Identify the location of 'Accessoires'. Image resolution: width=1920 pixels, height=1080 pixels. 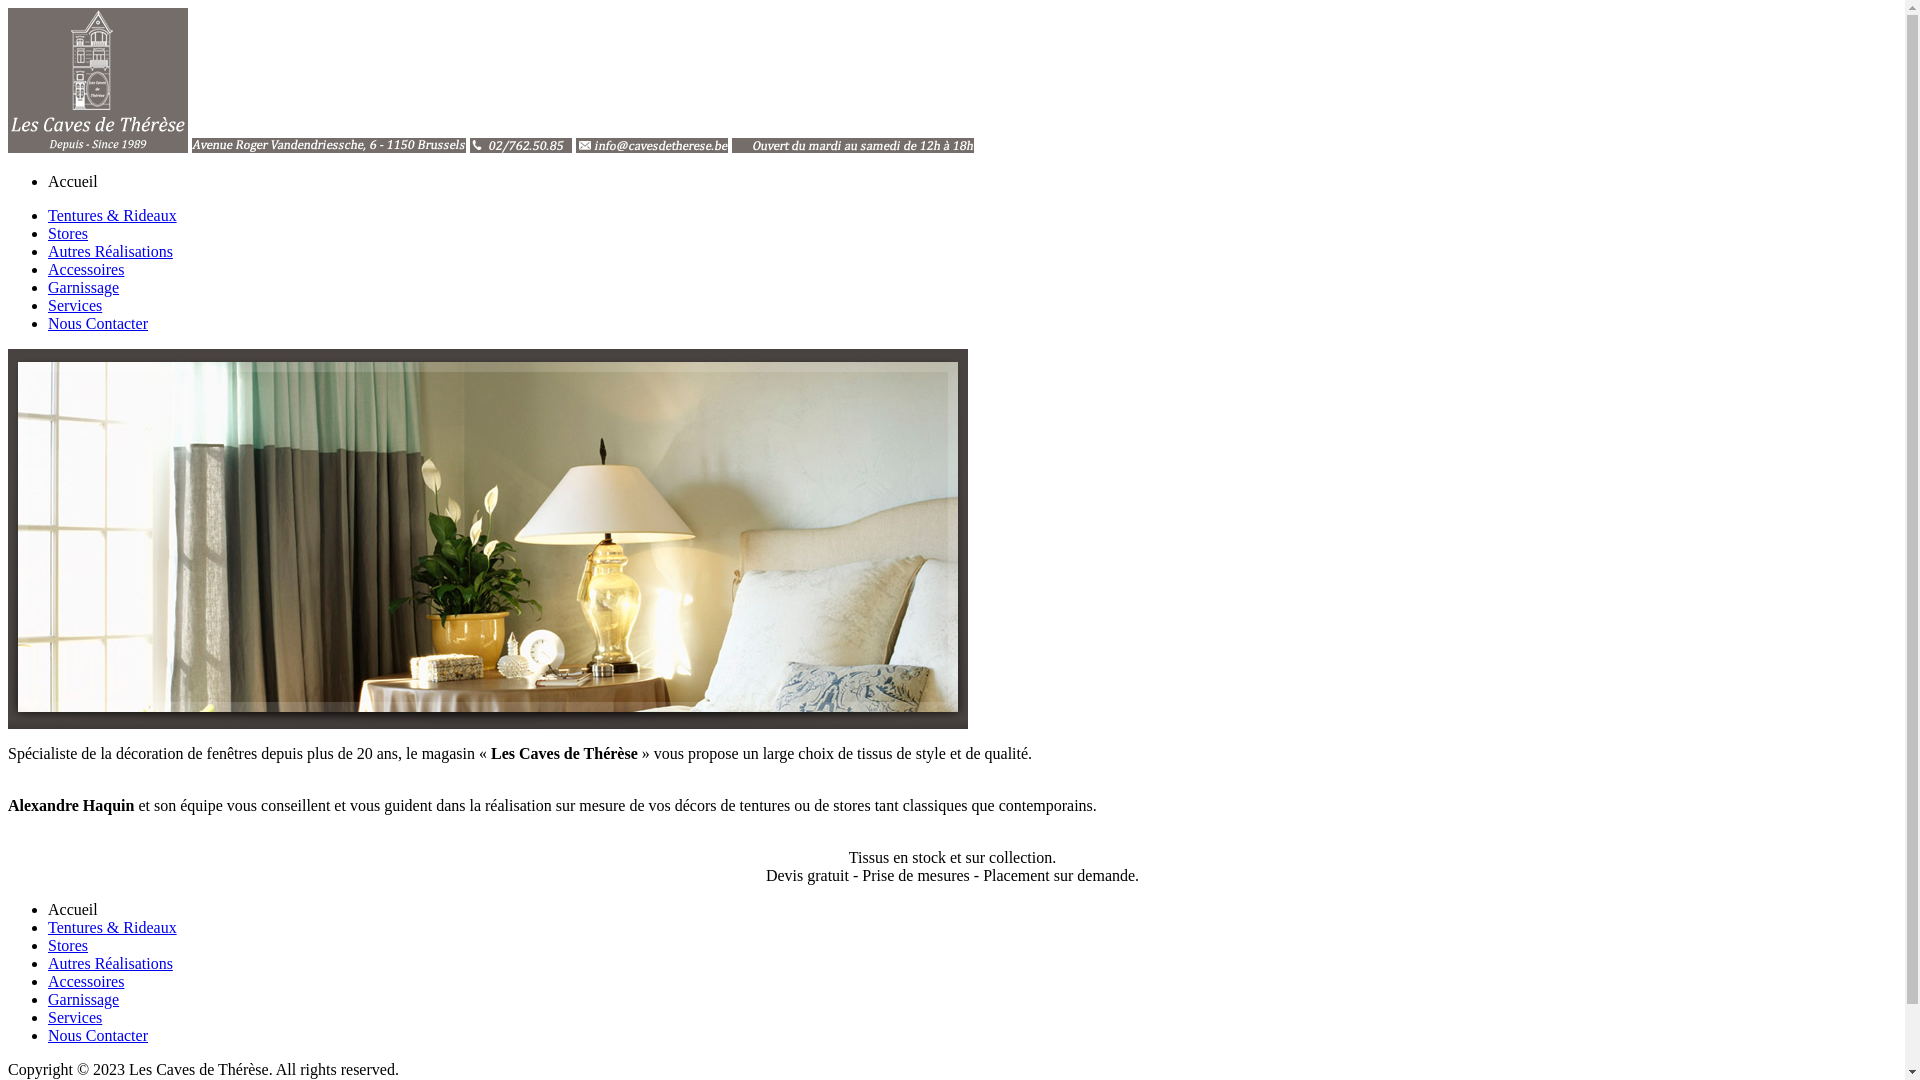
(85, 980).